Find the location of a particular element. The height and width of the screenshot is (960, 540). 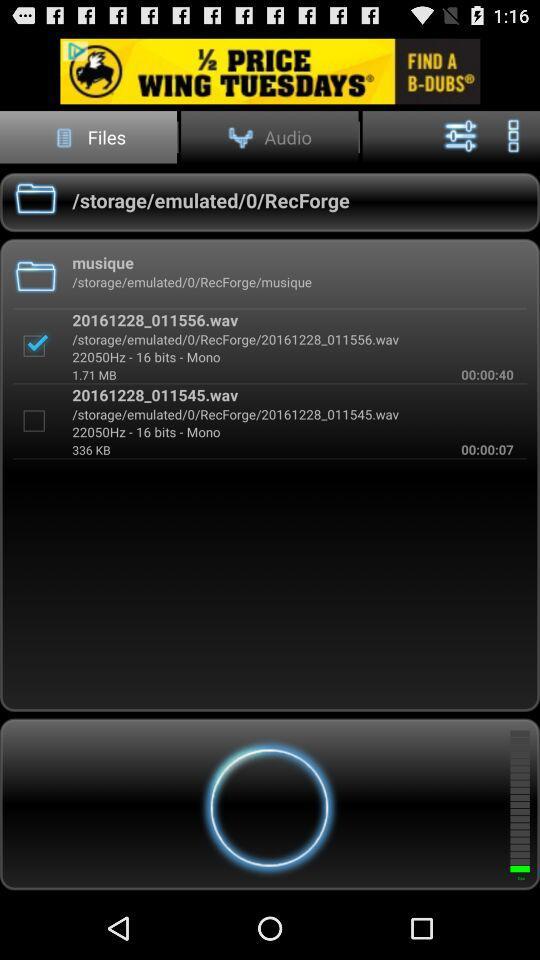

the more icon is located at coordinates (513, 144).